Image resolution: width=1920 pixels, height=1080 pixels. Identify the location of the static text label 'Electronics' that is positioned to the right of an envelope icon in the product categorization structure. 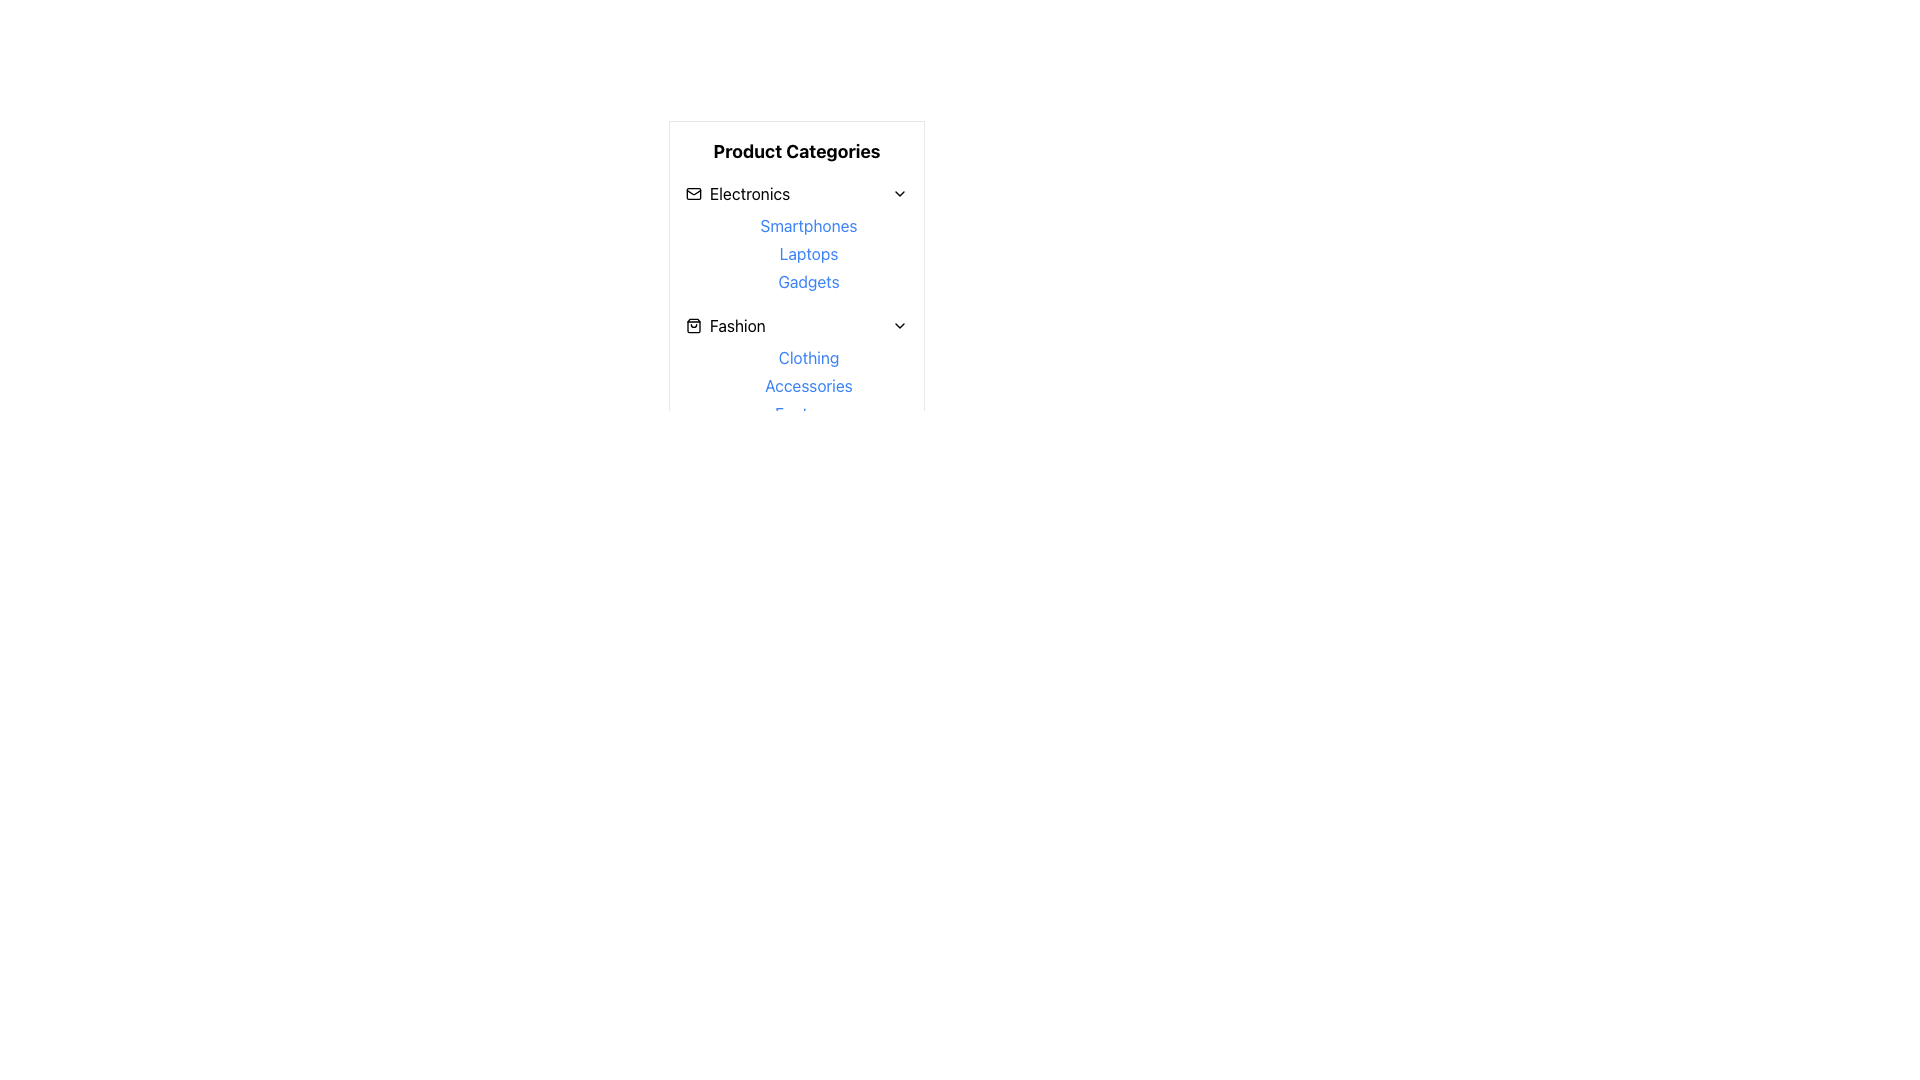
(749, 193).